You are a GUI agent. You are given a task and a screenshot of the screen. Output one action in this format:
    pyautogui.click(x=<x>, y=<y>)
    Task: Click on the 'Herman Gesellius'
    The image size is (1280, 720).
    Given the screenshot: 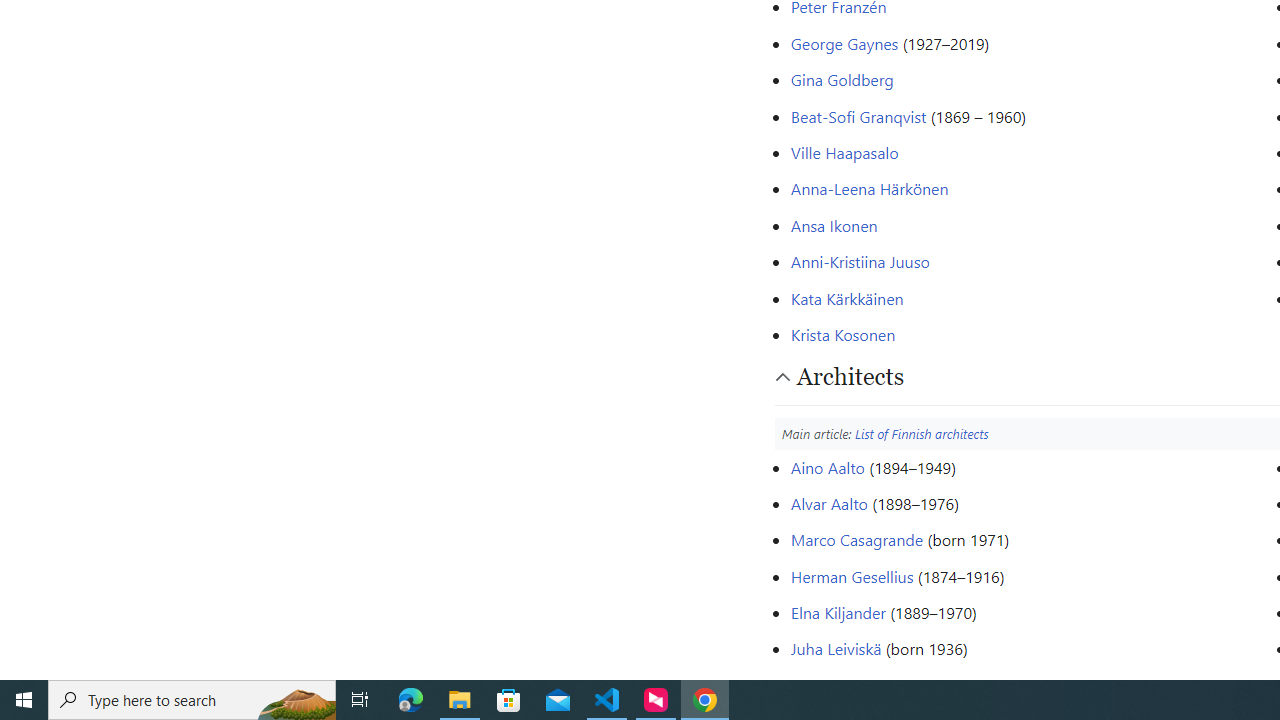 What is the action you would take?
    pyautogui.click(x=851, y=576)
    